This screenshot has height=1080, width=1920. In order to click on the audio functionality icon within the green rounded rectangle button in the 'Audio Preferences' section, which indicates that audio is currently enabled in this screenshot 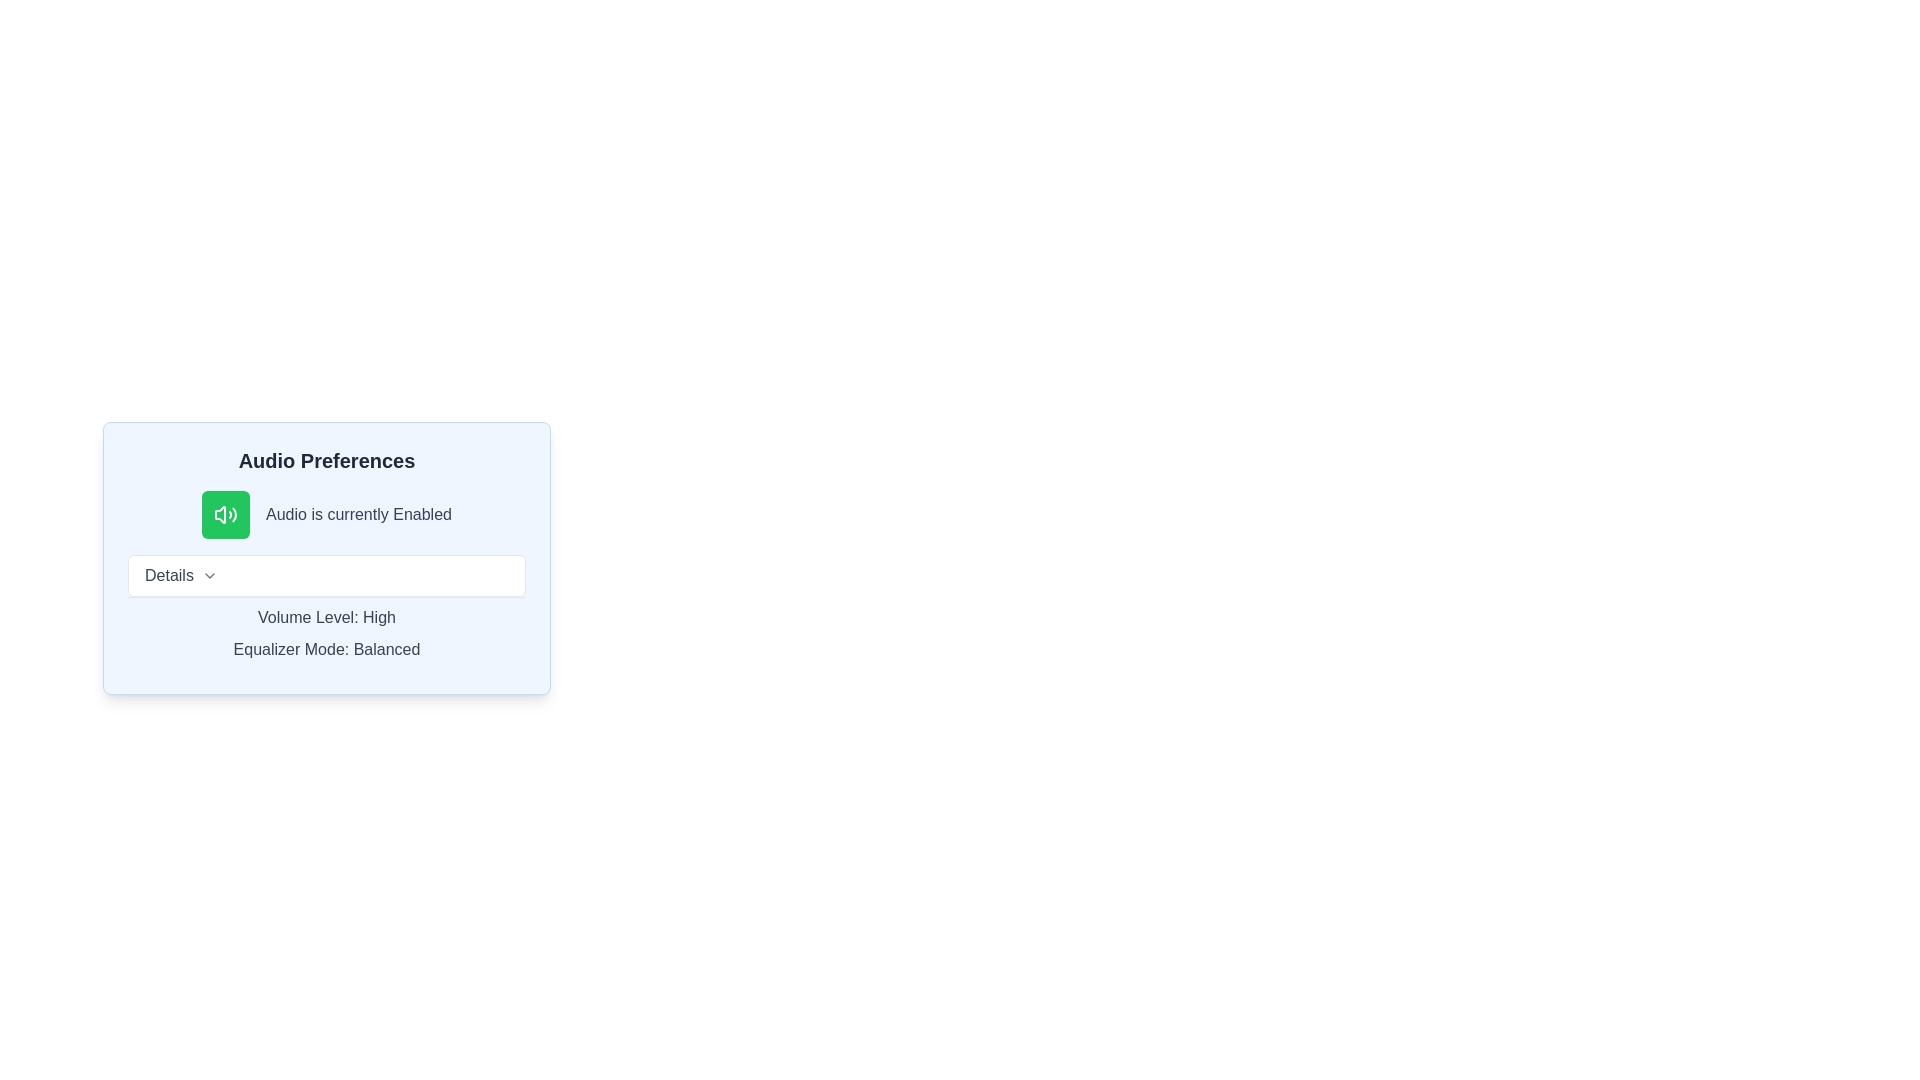, I will do `click(225, 514)`.